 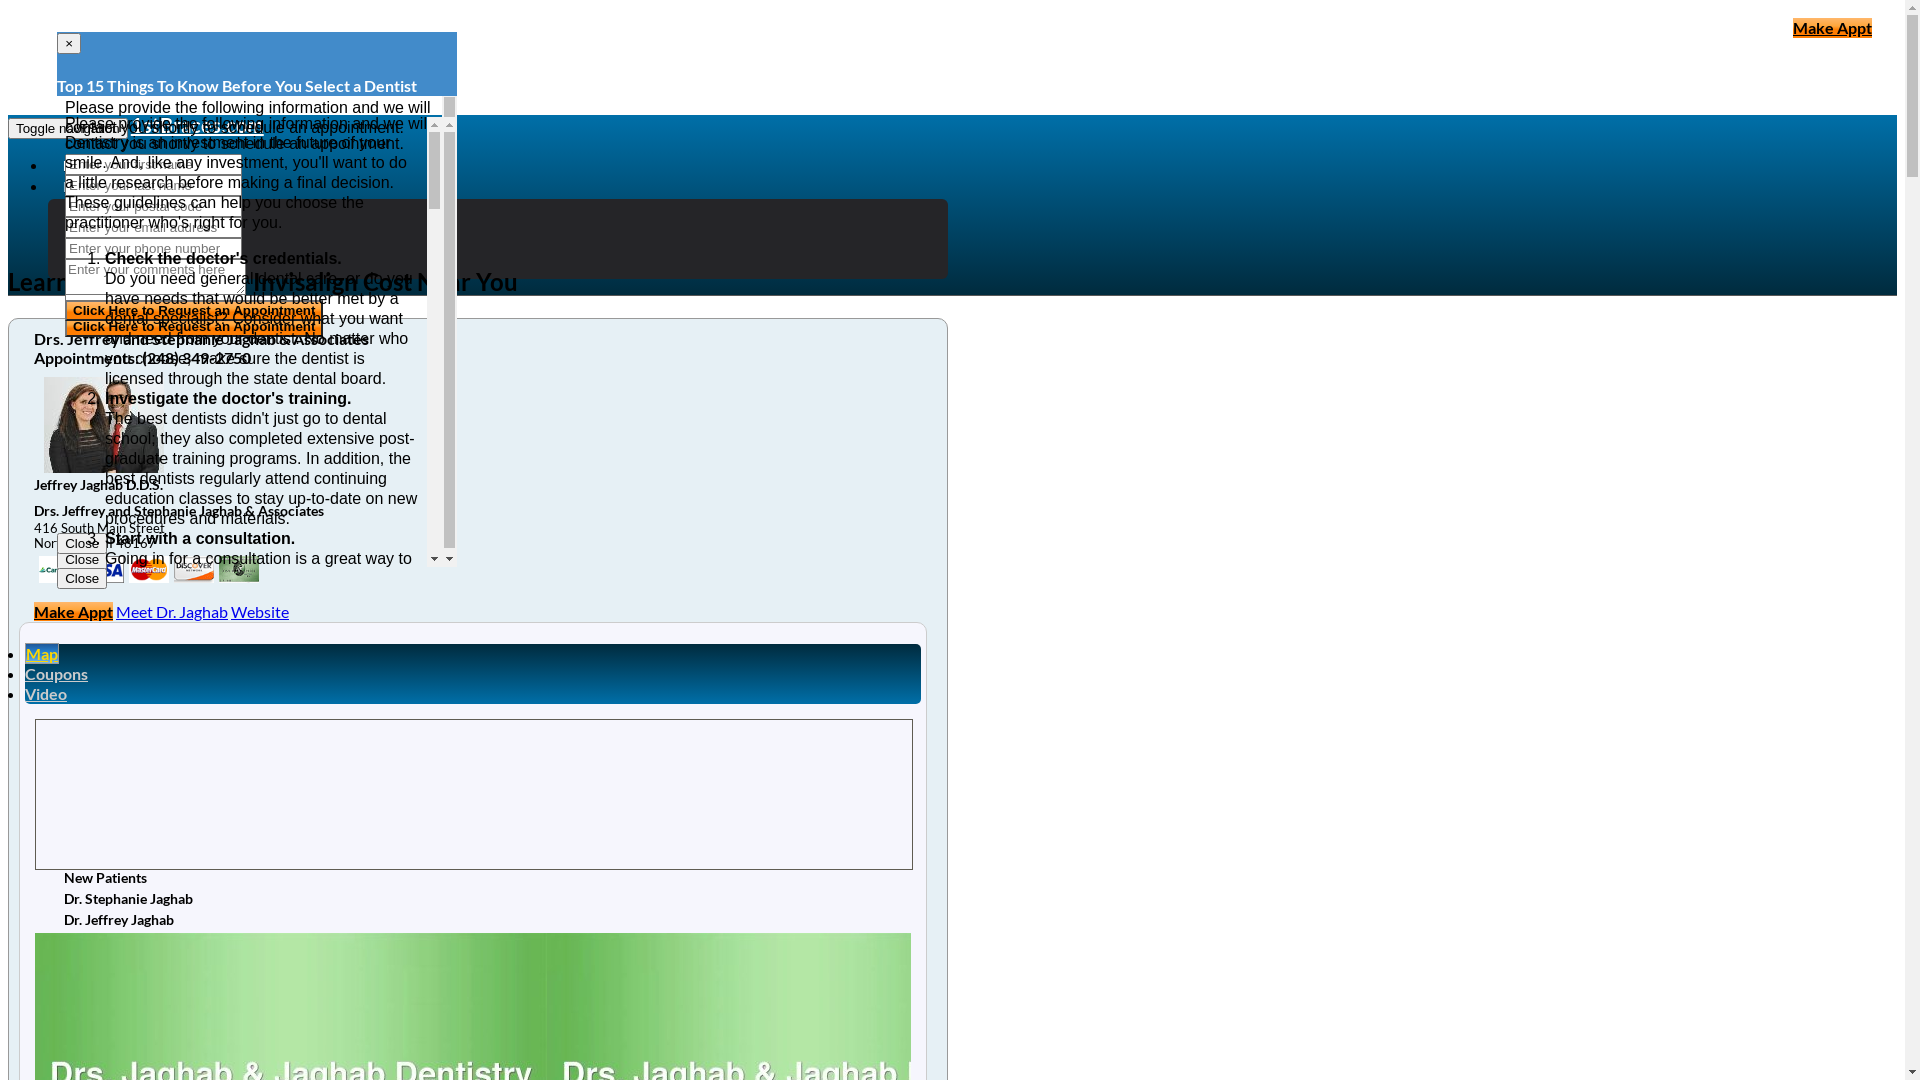 I want to click on 'Braces Articles', so click(x=105, y=186).